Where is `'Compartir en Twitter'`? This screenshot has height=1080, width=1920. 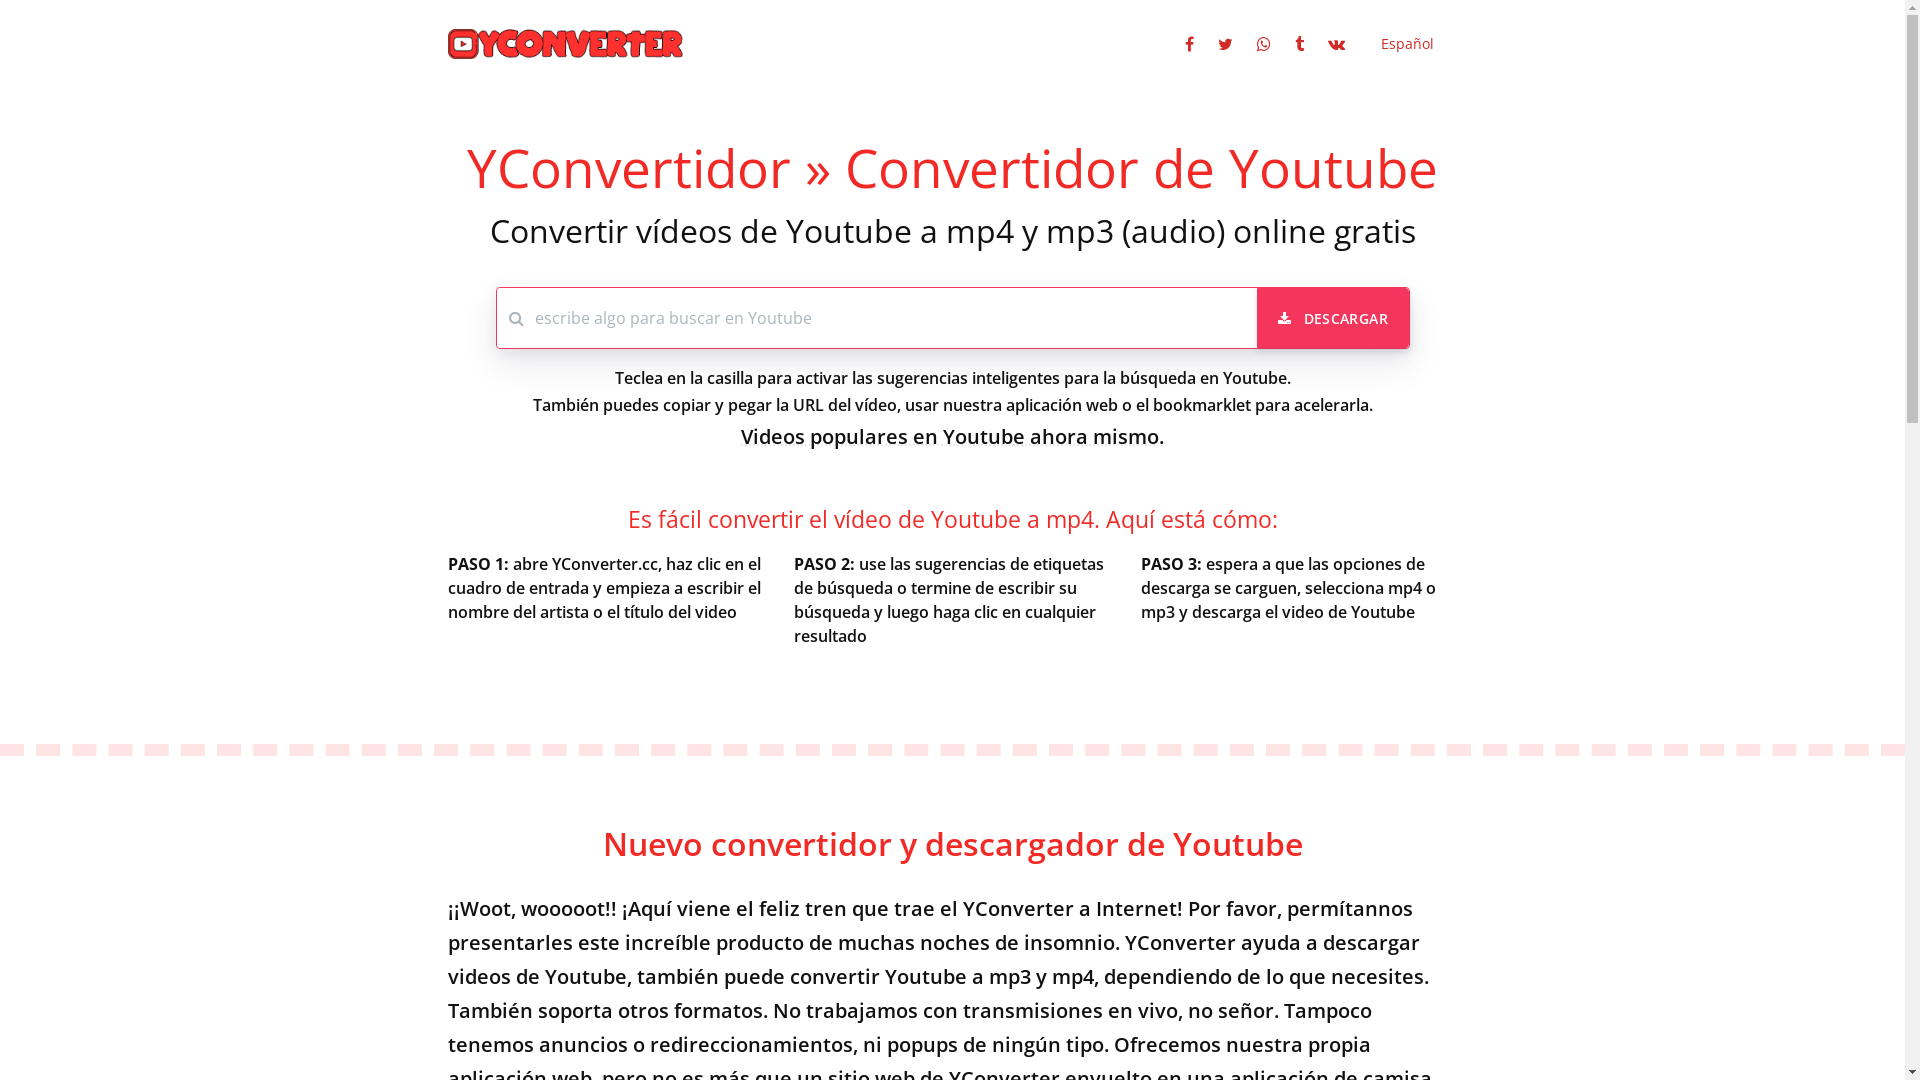 'Compartir en Twitter' is located at coordinates (1224, 43).